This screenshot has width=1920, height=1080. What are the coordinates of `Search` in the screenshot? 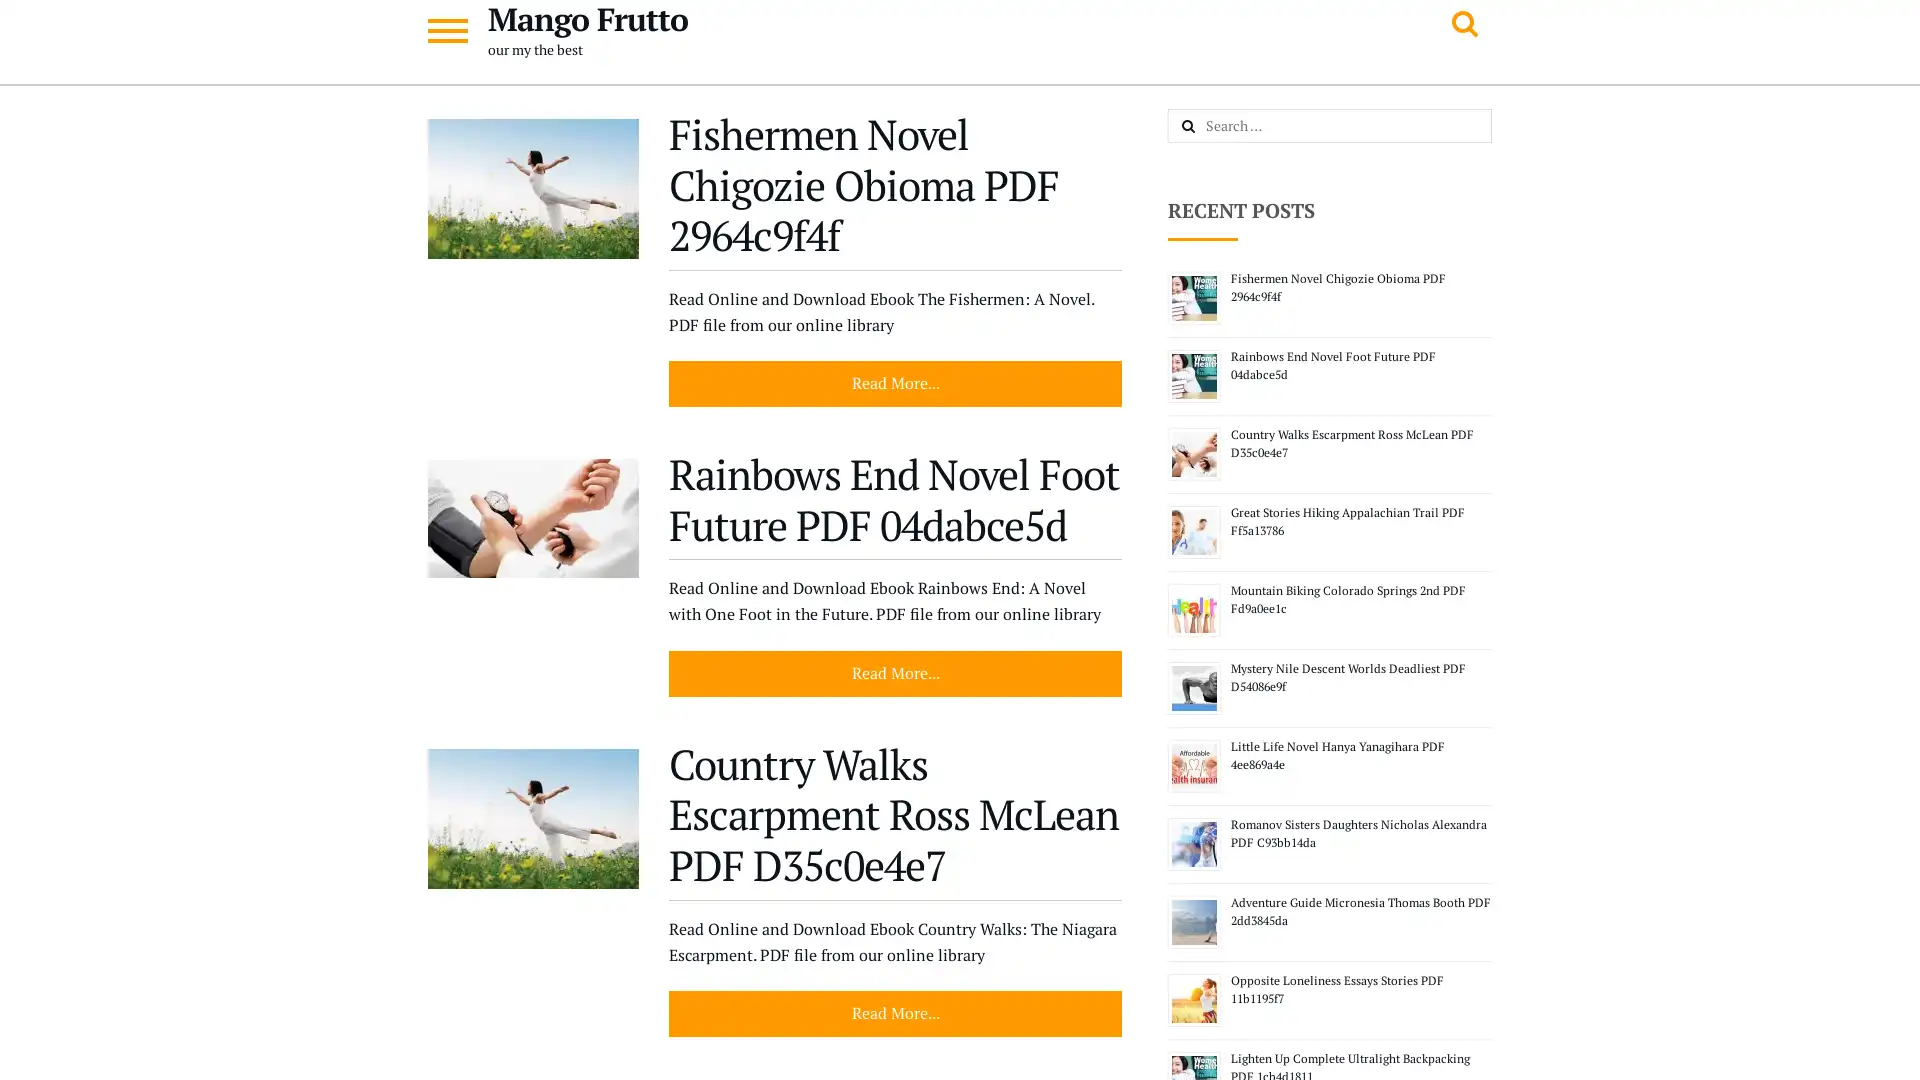 It's located at (1209, 127).